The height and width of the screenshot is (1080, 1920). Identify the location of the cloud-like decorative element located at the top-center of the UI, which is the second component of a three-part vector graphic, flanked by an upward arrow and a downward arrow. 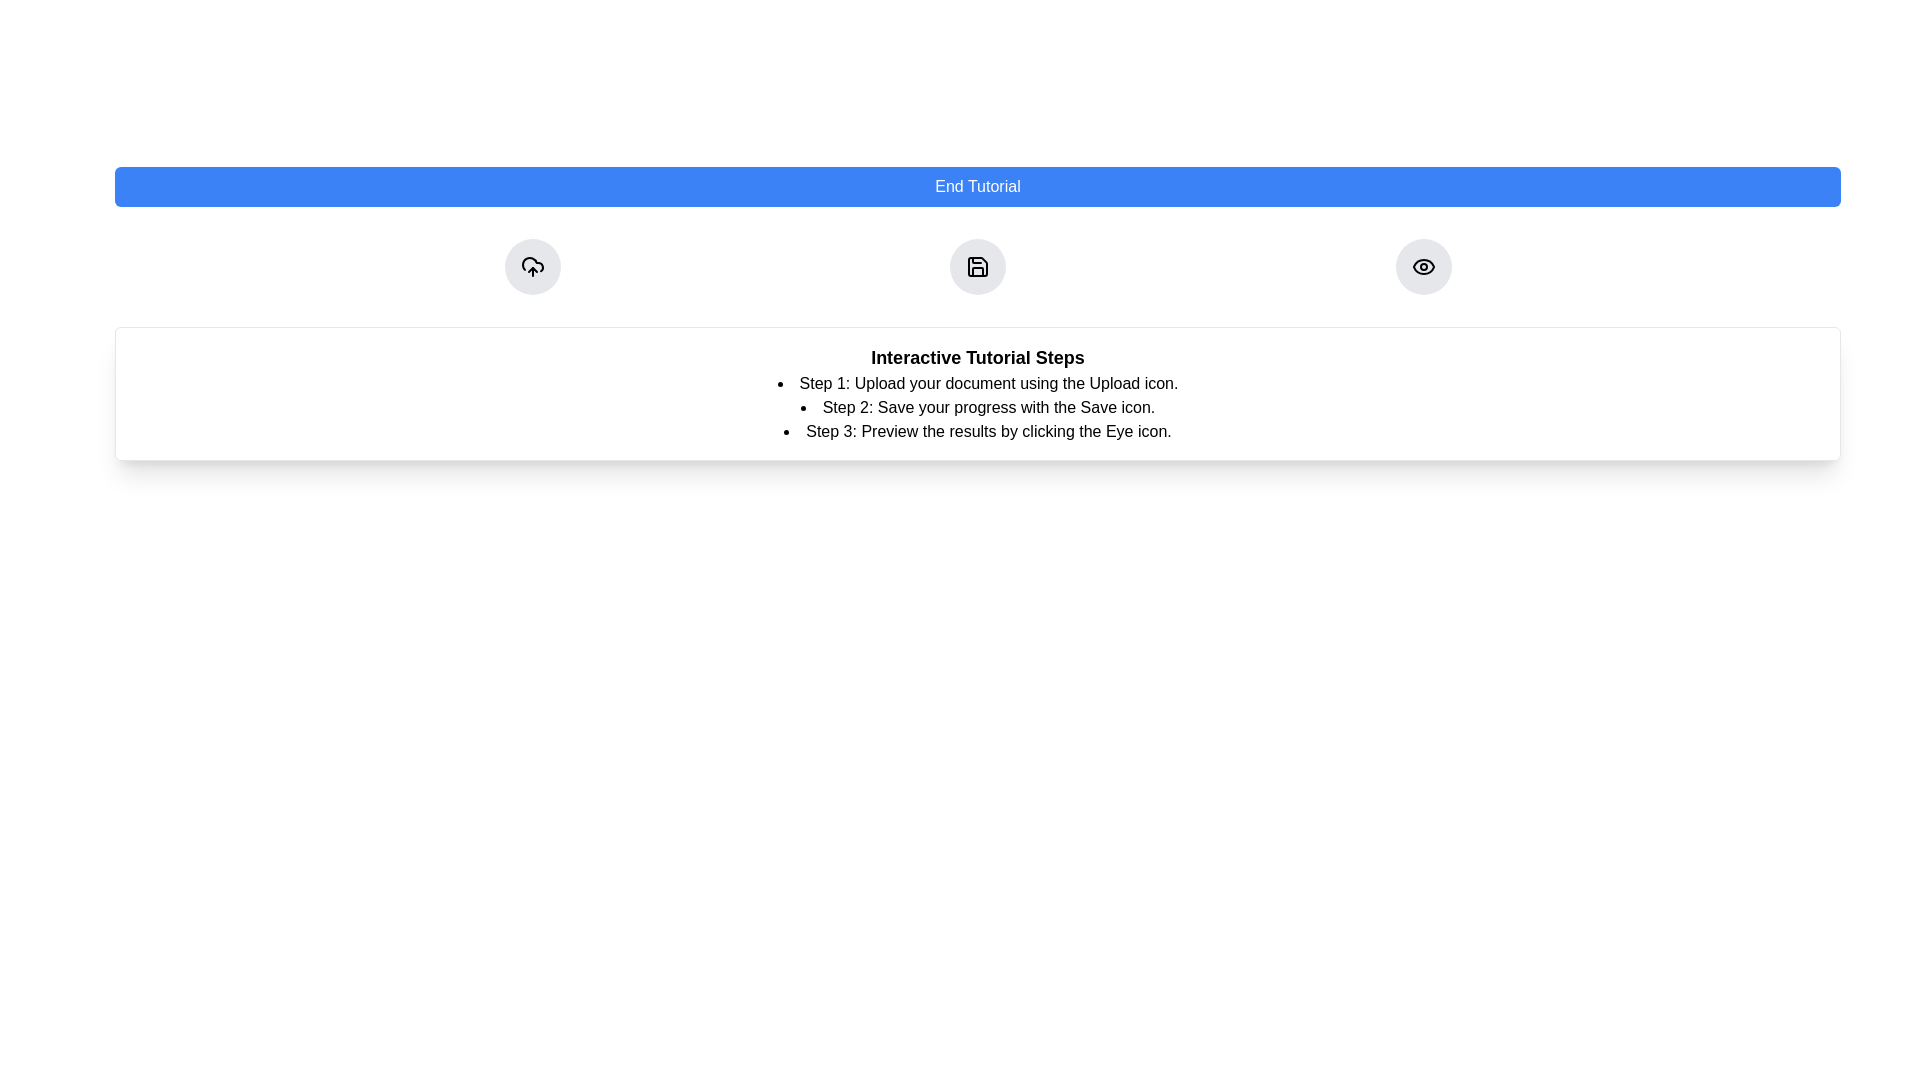
(532, 263).